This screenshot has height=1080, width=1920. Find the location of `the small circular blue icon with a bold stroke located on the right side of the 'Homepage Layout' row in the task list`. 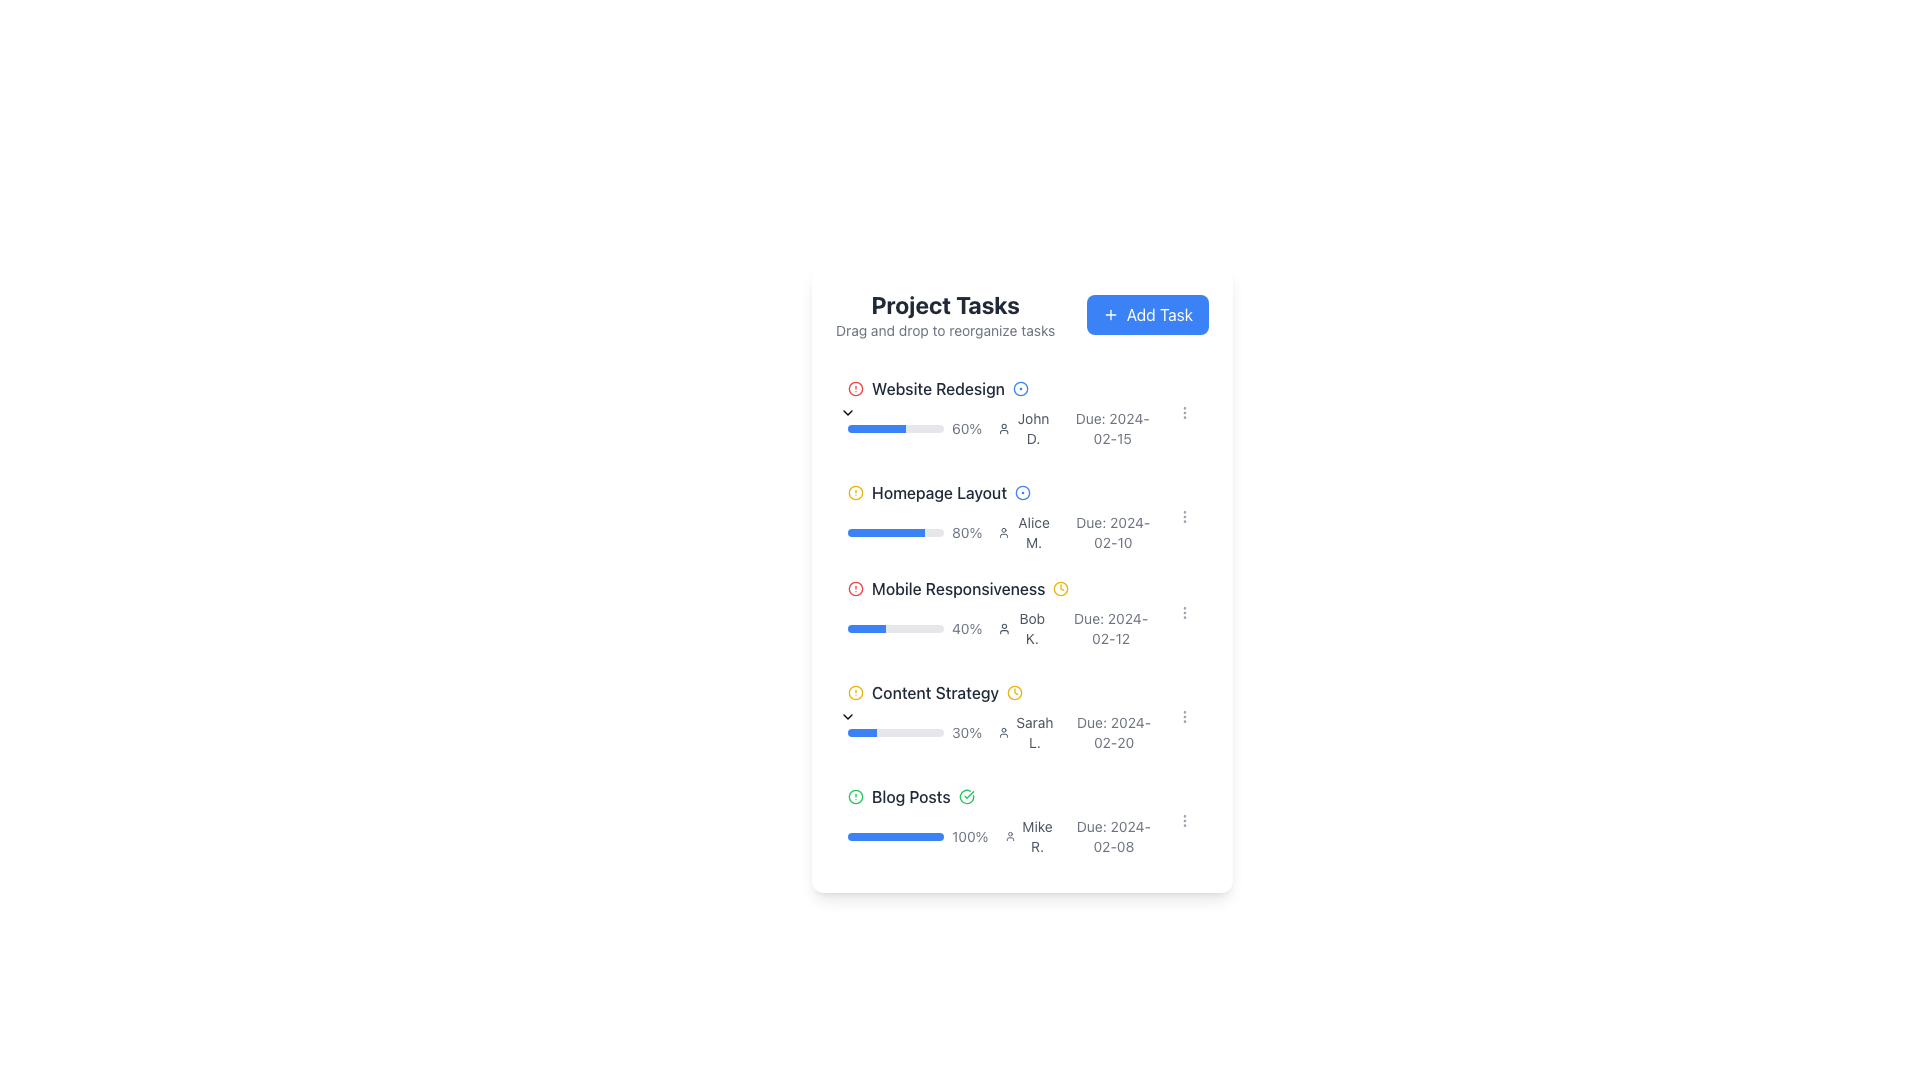

the small circular blue icon with a bold stroke located on the right side of the 'Homepage Layout' row in the task list is located at coordinates (1022, 493).